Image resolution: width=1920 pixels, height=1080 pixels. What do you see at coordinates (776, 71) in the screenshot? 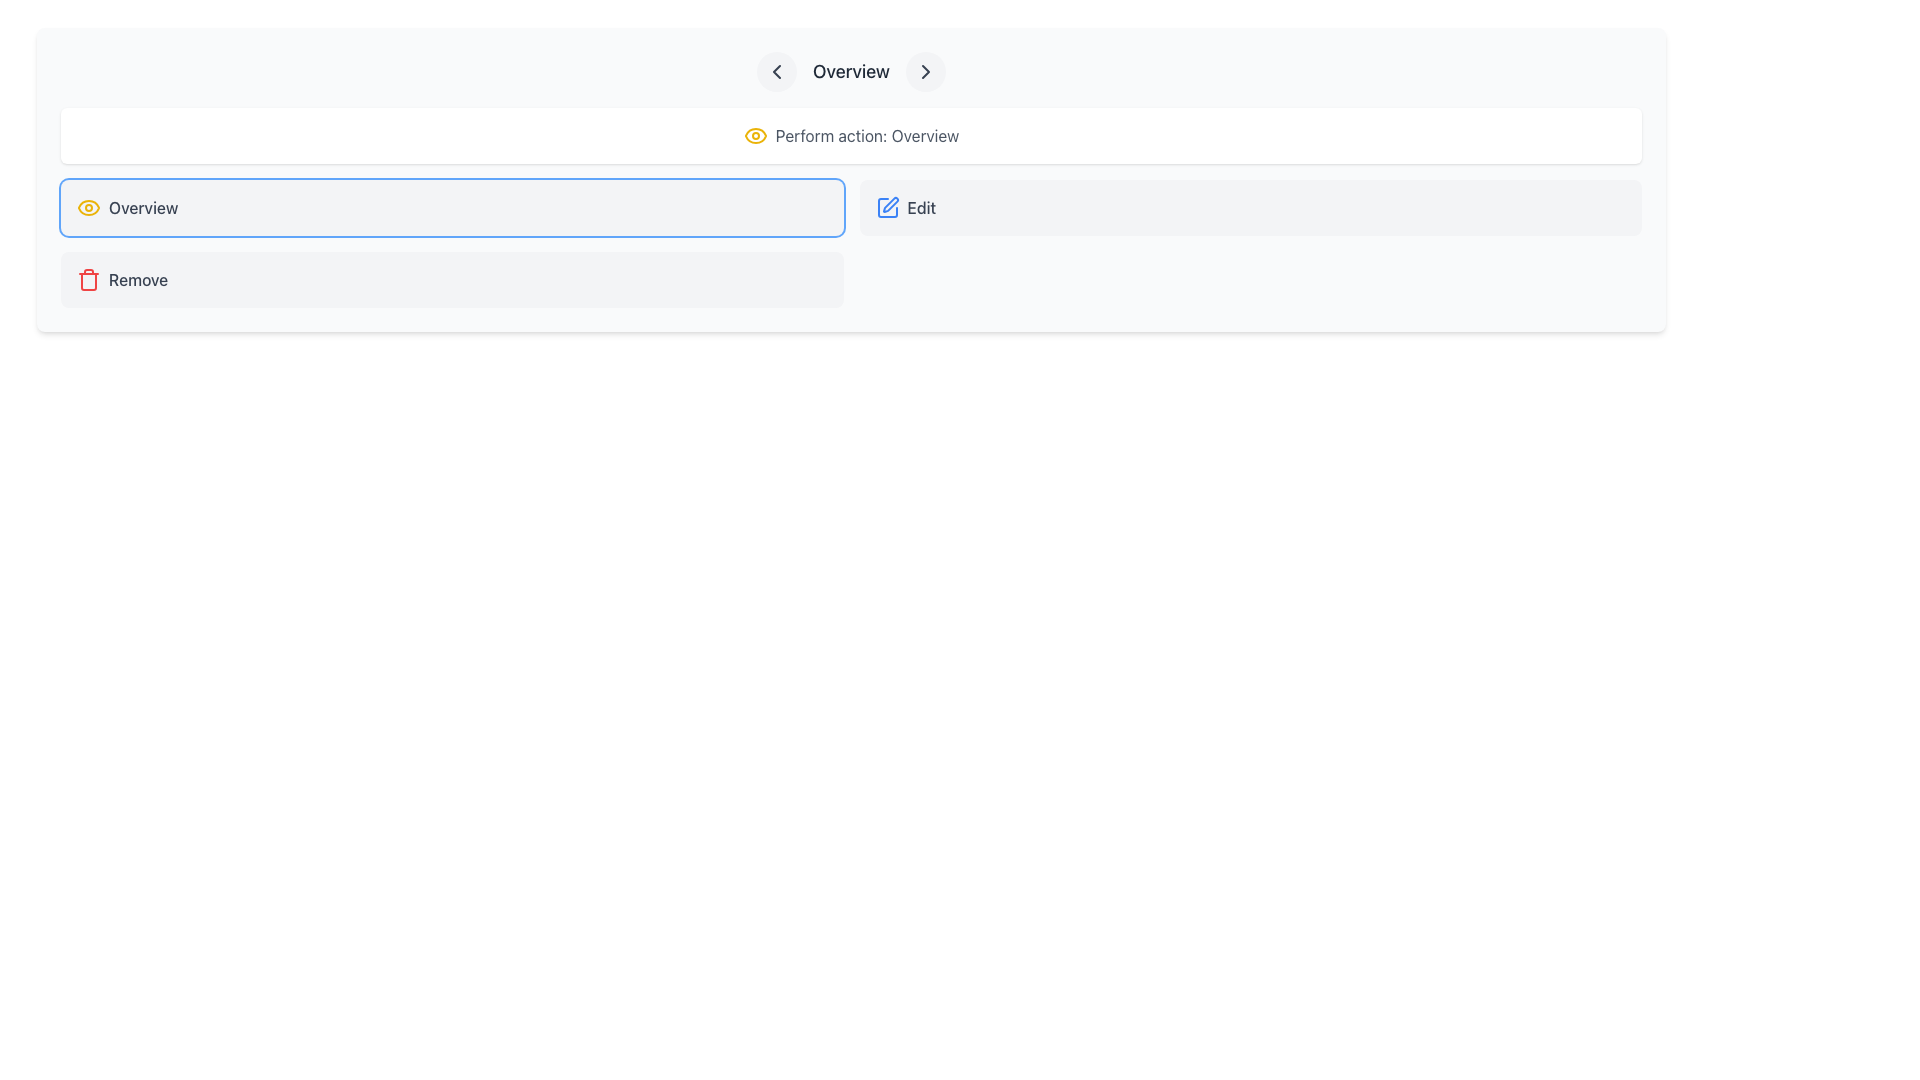
I see `the navigational icon located` at bounding box center [776, 71].